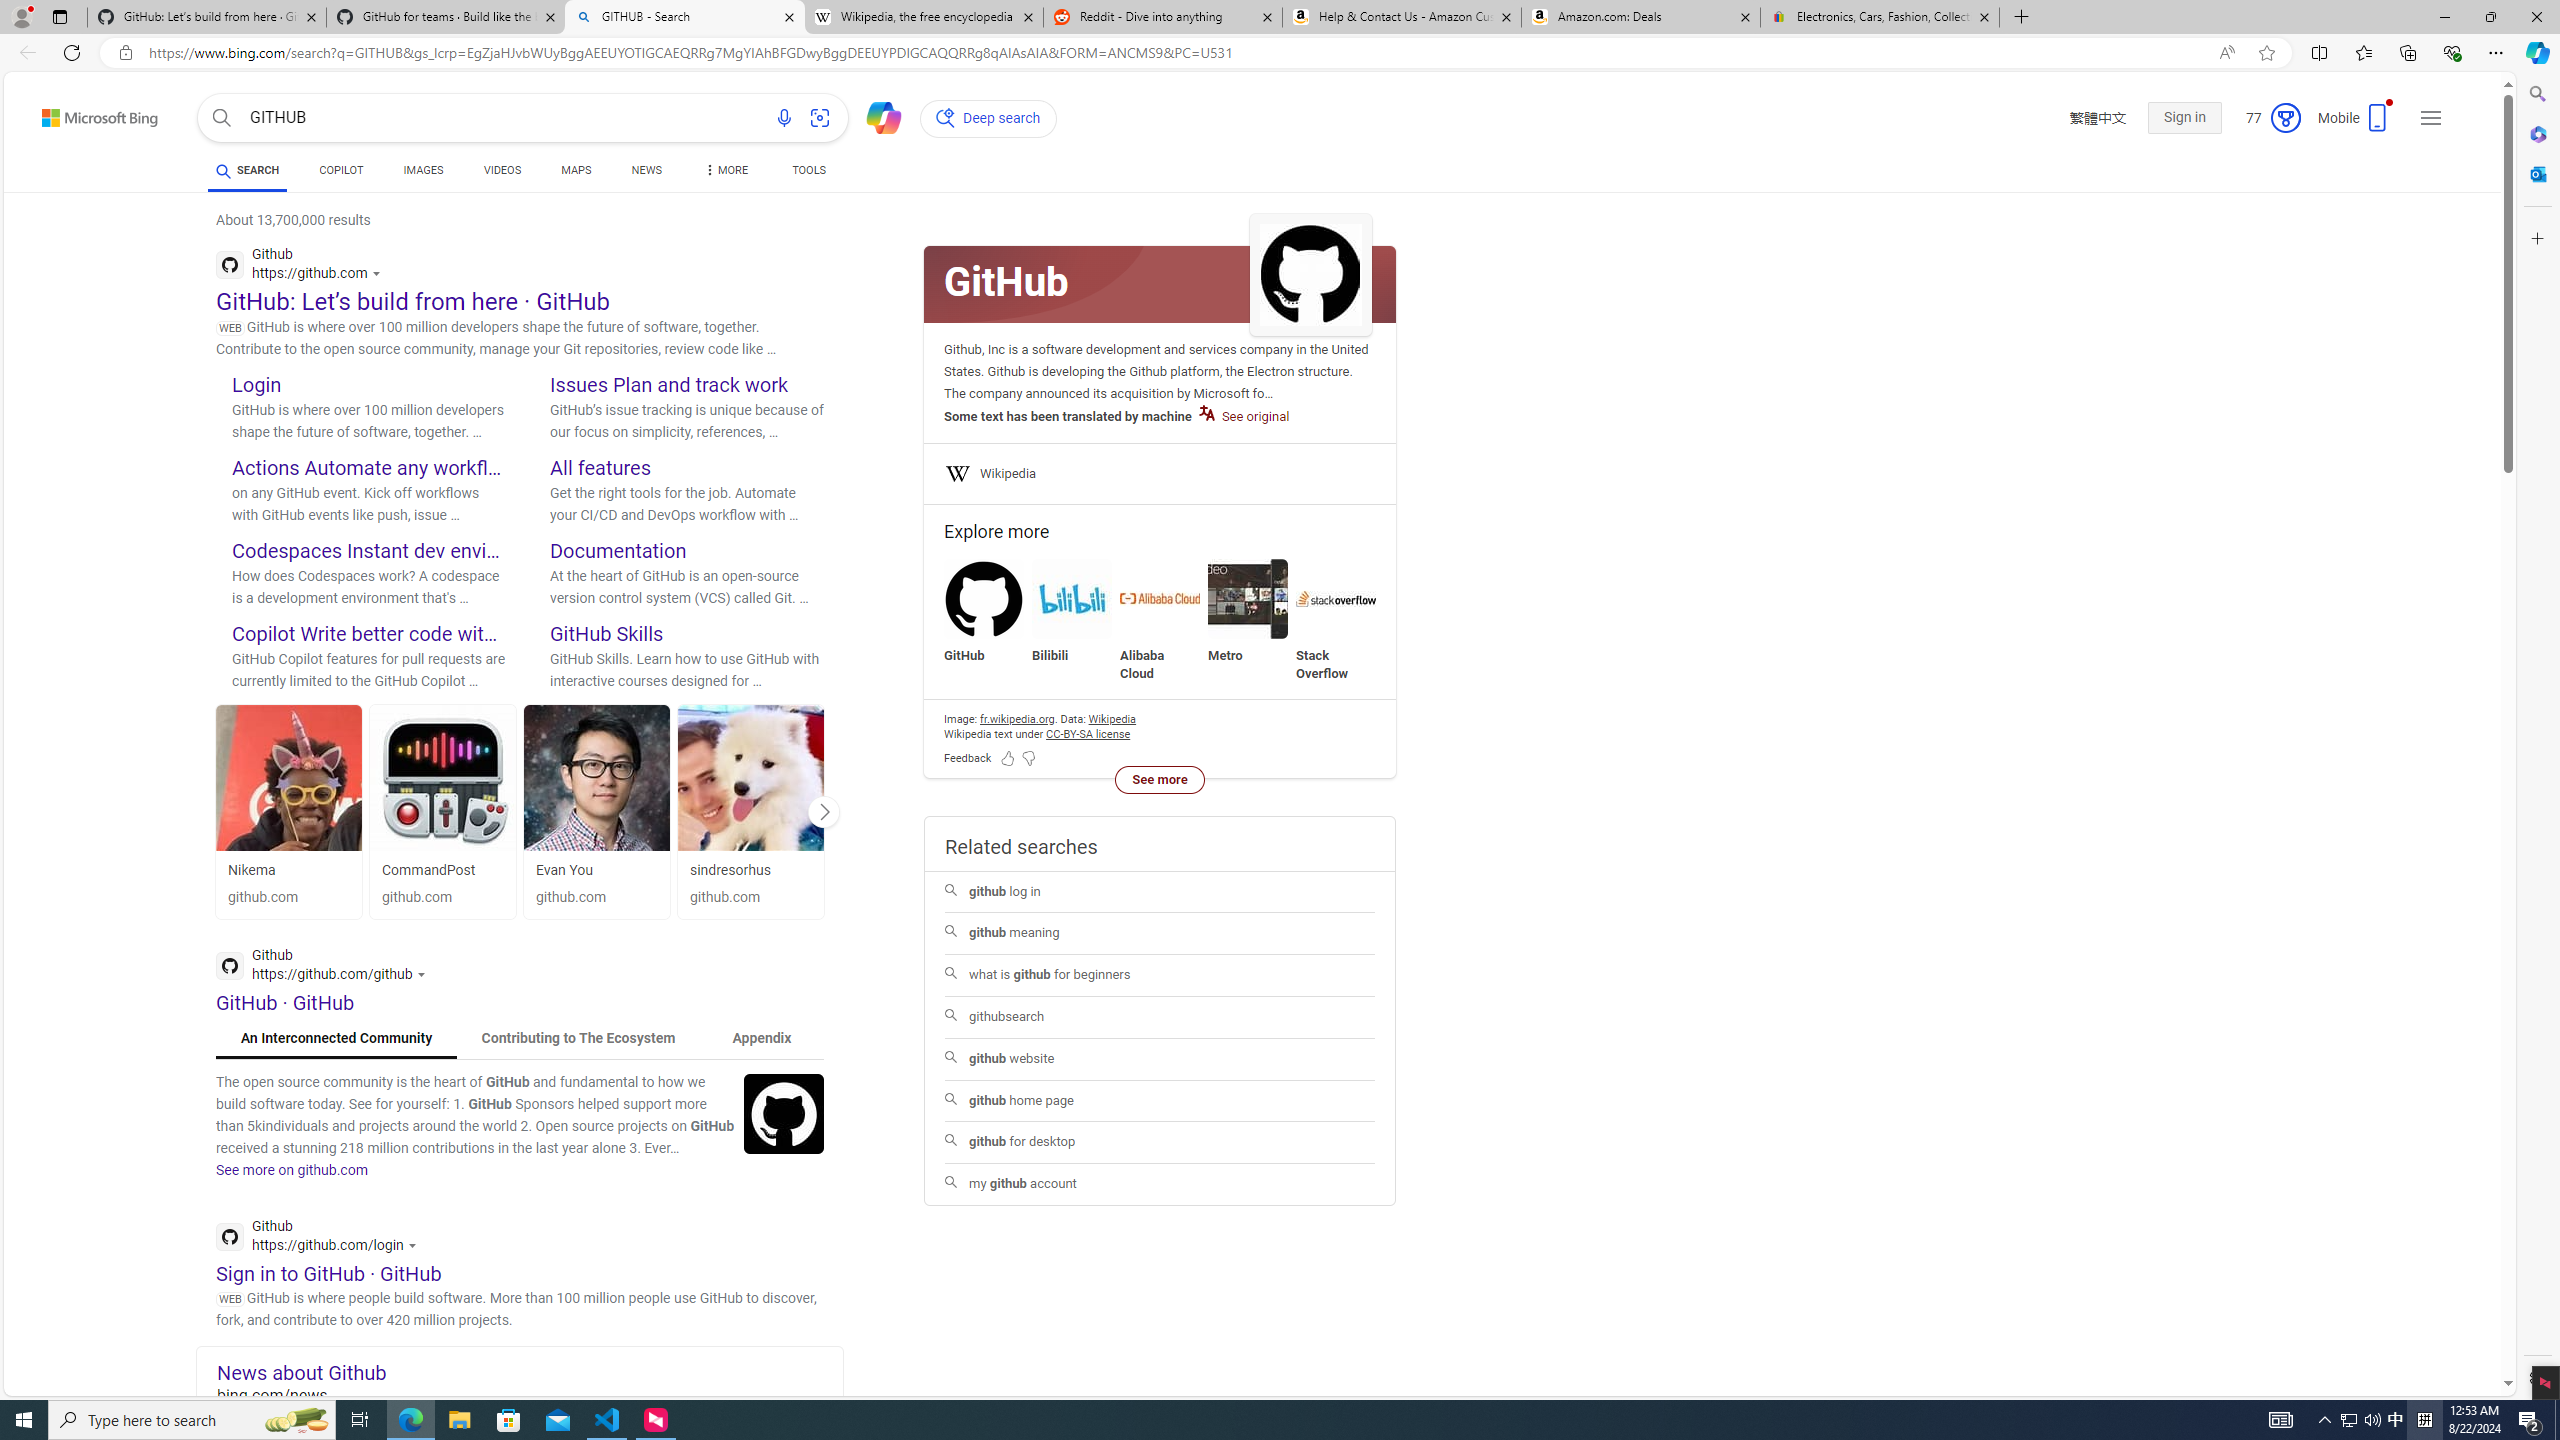  I want to click on 'Wikipedia, the free encyclopedia', so click(924, 16).